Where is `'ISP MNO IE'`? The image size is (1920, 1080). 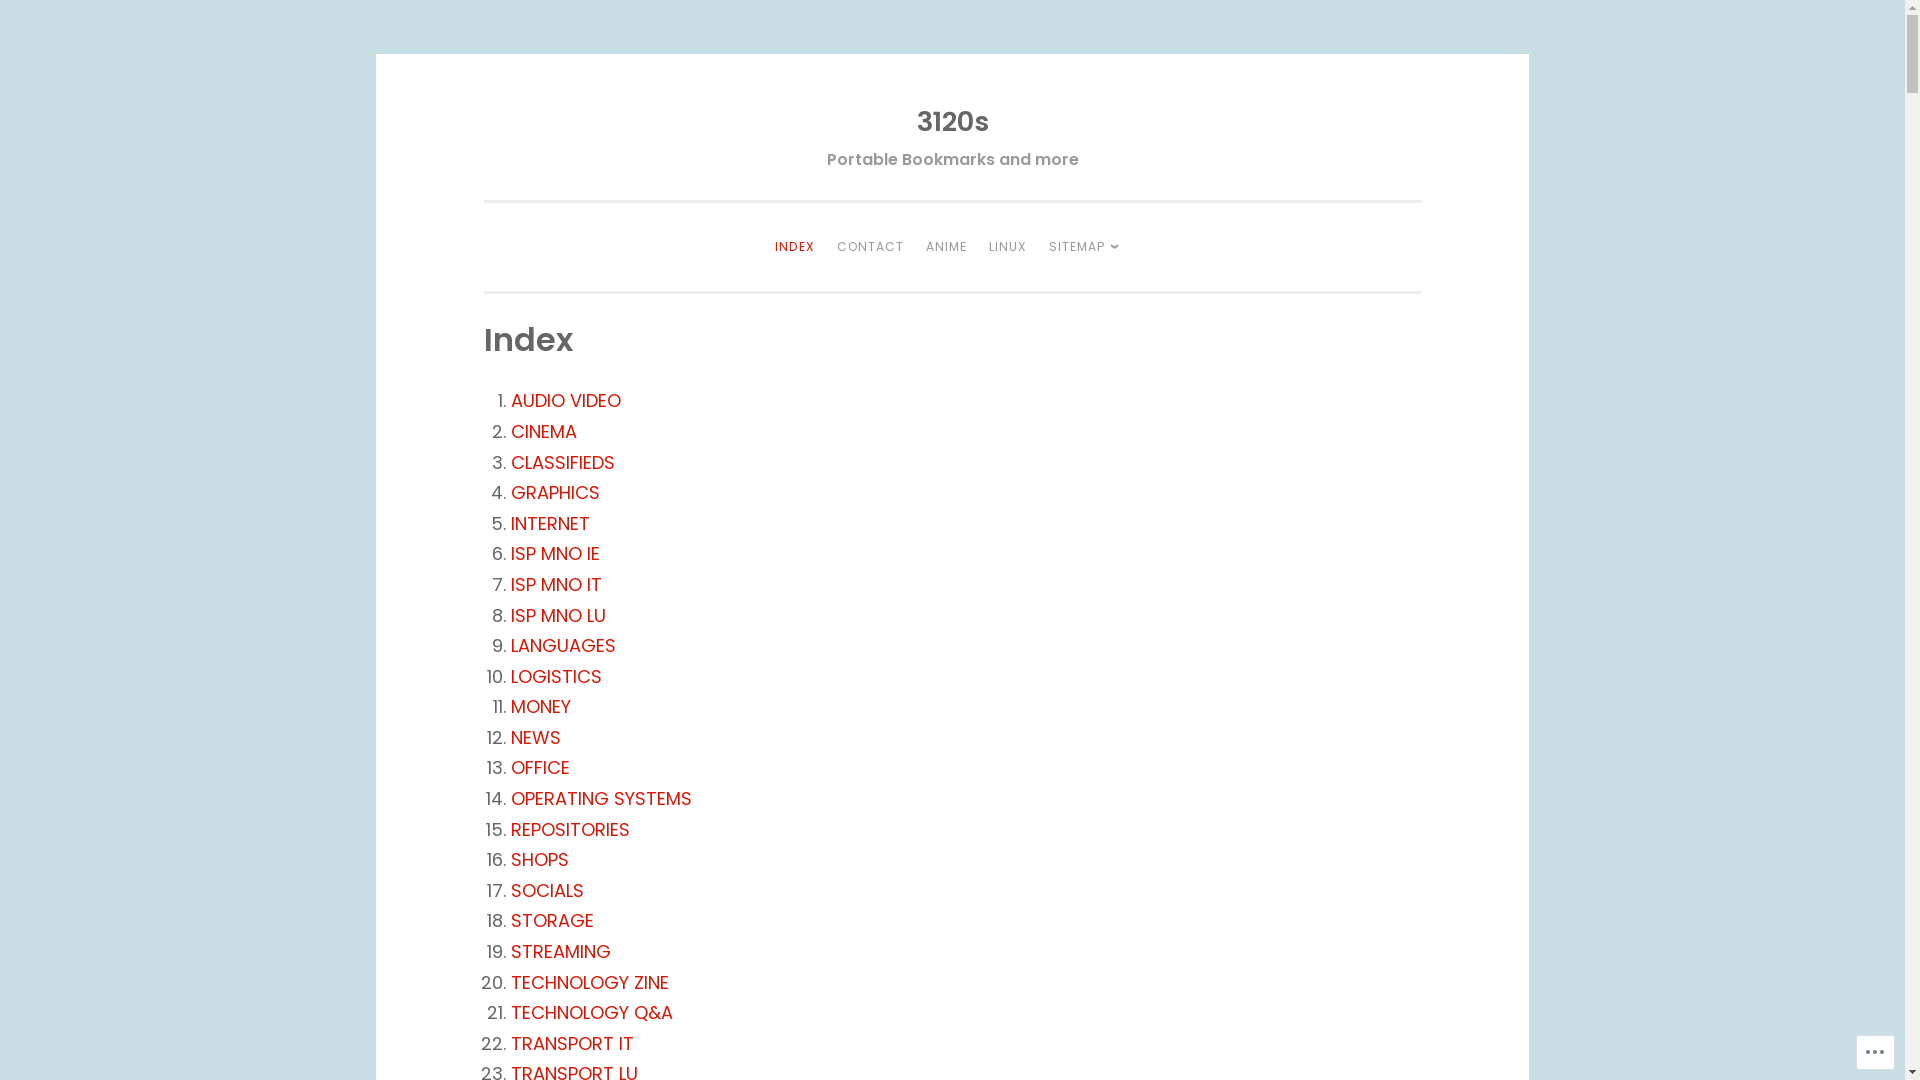
'ISP MNO IE' is located at coordinates (555, 553).